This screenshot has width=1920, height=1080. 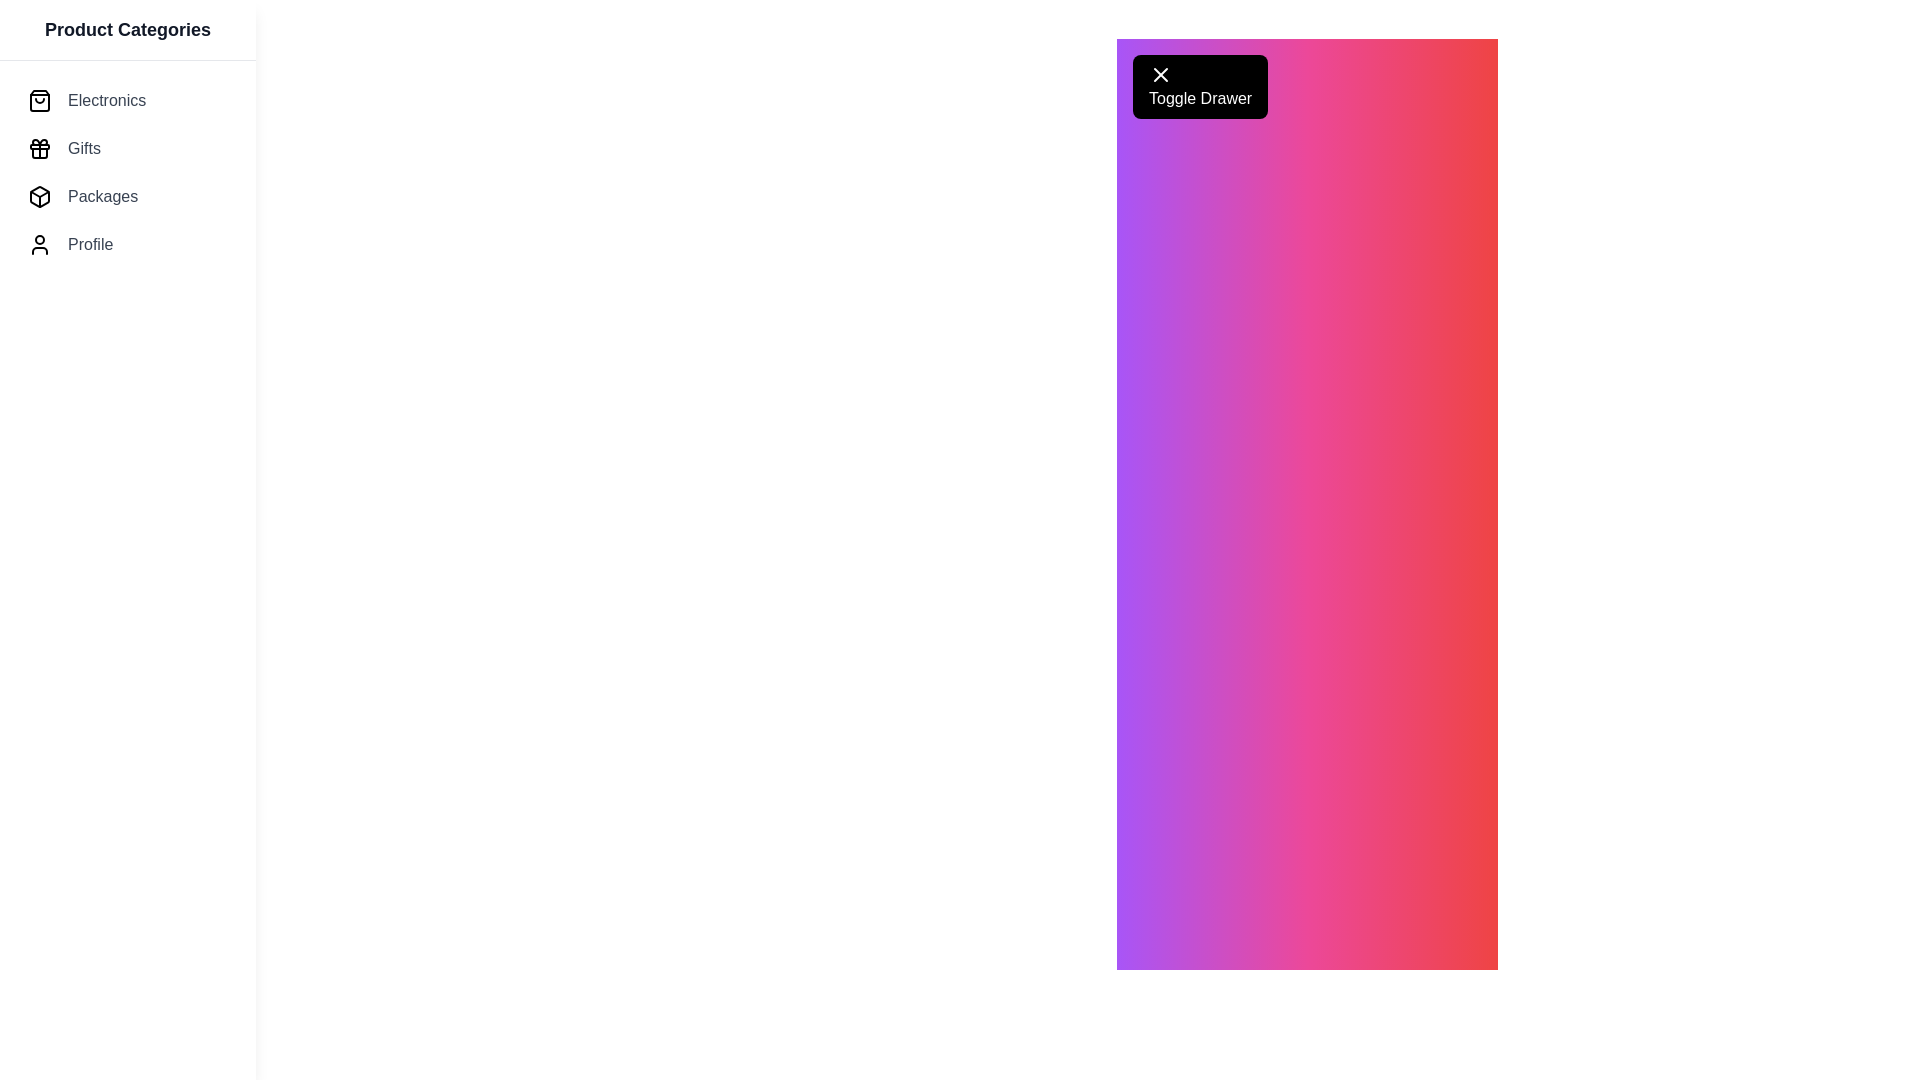 What do you see at coordinates (127, 244) in the screenshot?
I see `the product categories: Profile` at bounding box center [127, 244].